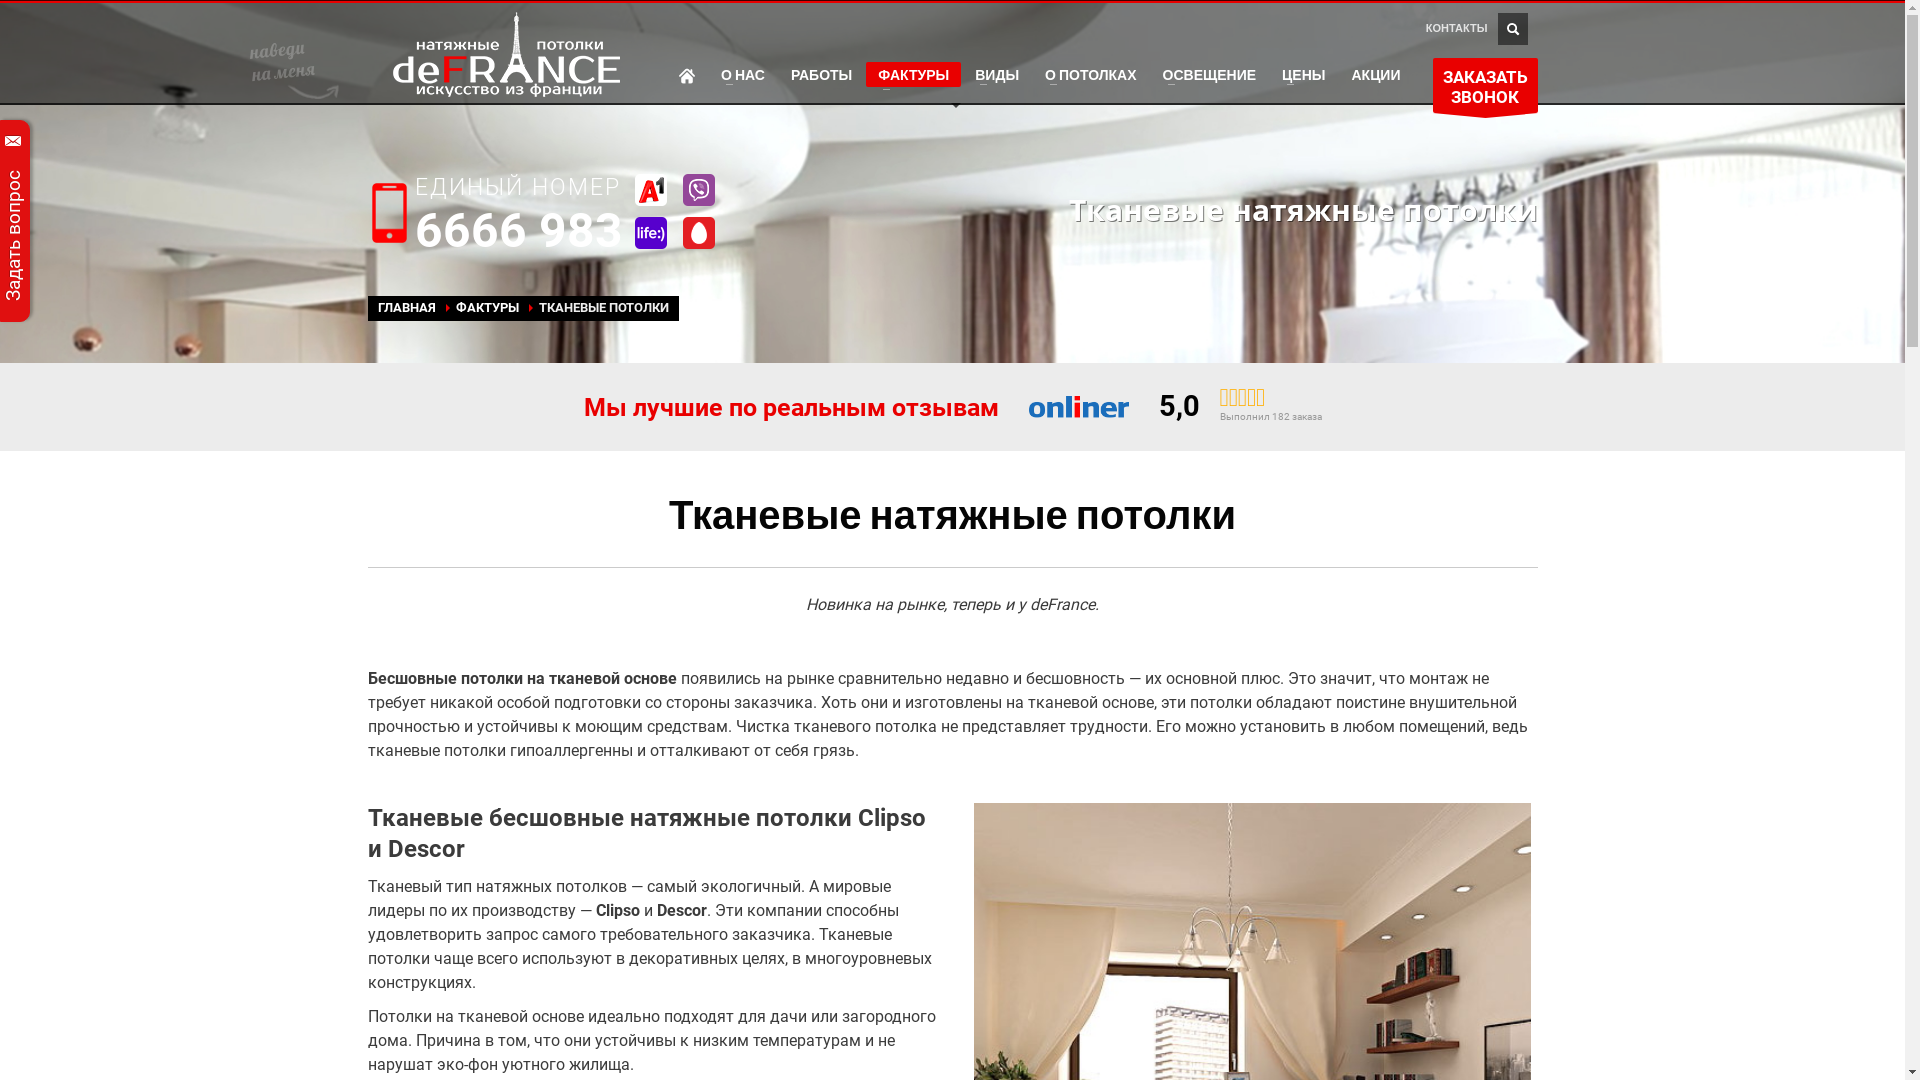  Describe the element at coordinates (697, 231) in the screenshot. I see `'MTS'` at that location.